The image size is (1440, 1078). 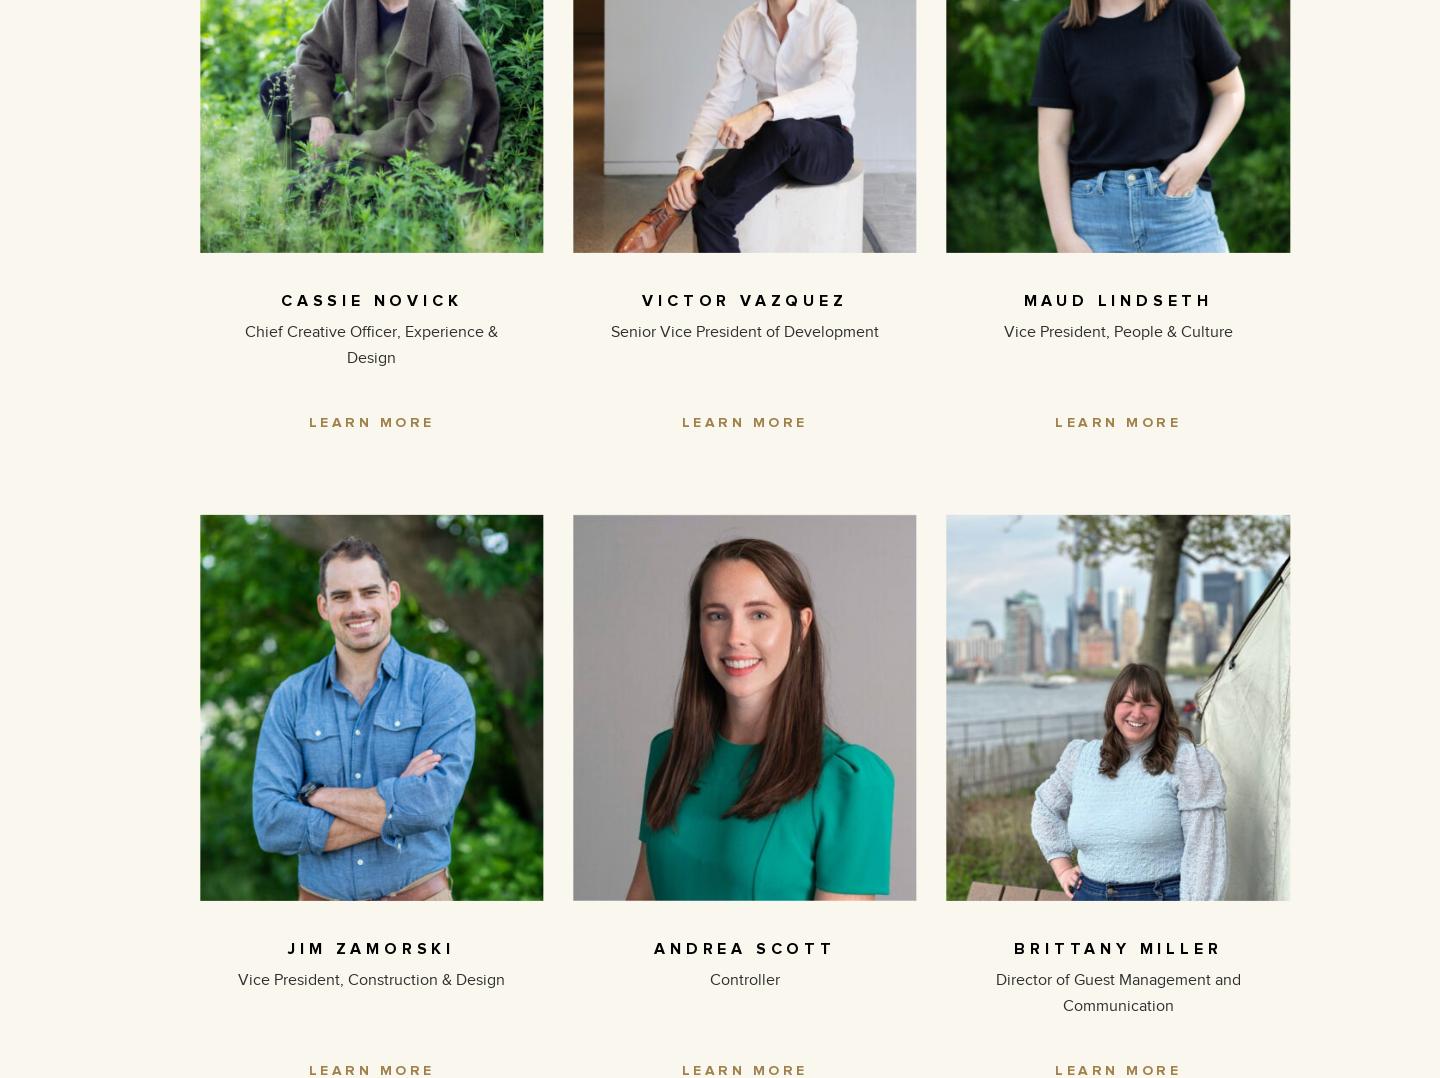 What do you see at coordinates (369, 946) in the screenshot?
I see `'JIM ZAMORSKI'` at bounding box center [369, 946].